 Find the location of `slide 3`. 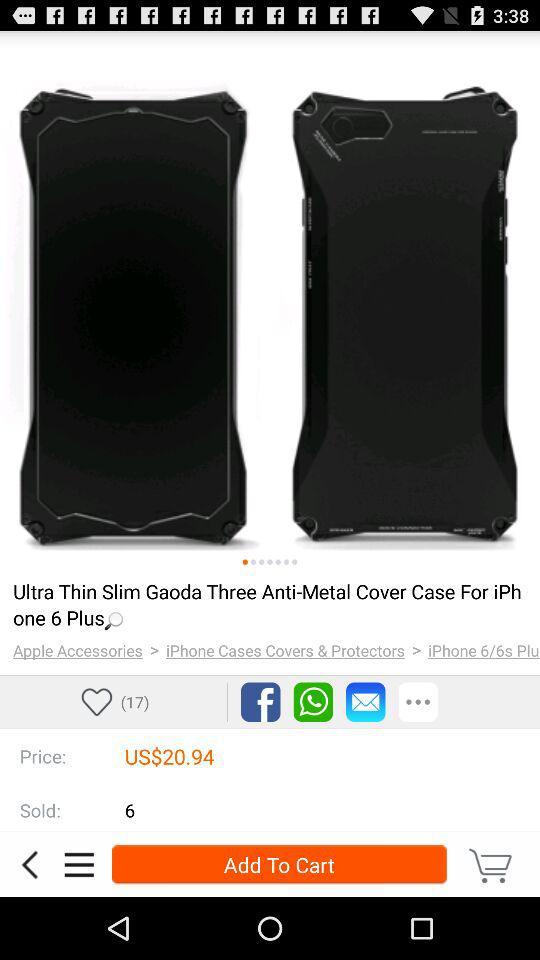

slide 3 is located at coordinates (261, 562).